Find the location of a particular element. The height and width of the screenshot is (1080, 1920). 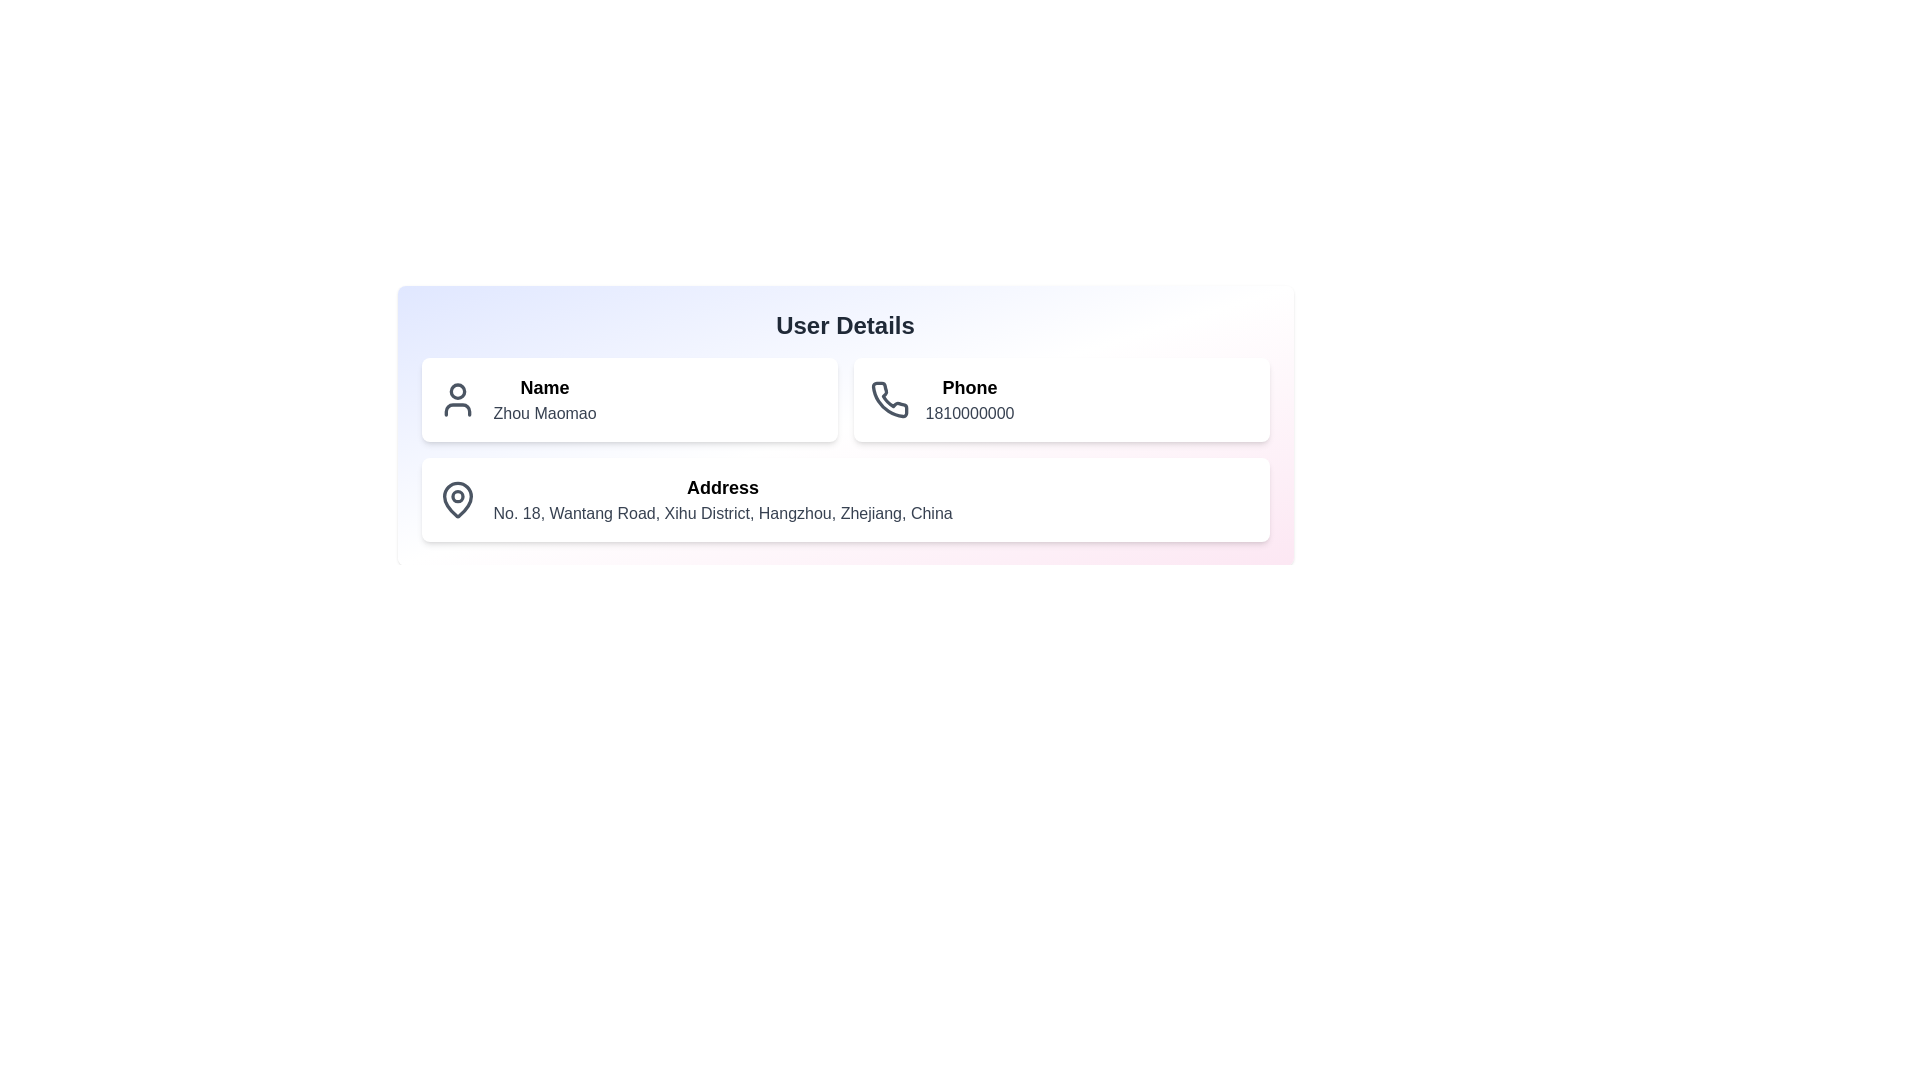

the small circular graphical element within the SVG, located near the text 'Address' is located at coordinates (456, 495).